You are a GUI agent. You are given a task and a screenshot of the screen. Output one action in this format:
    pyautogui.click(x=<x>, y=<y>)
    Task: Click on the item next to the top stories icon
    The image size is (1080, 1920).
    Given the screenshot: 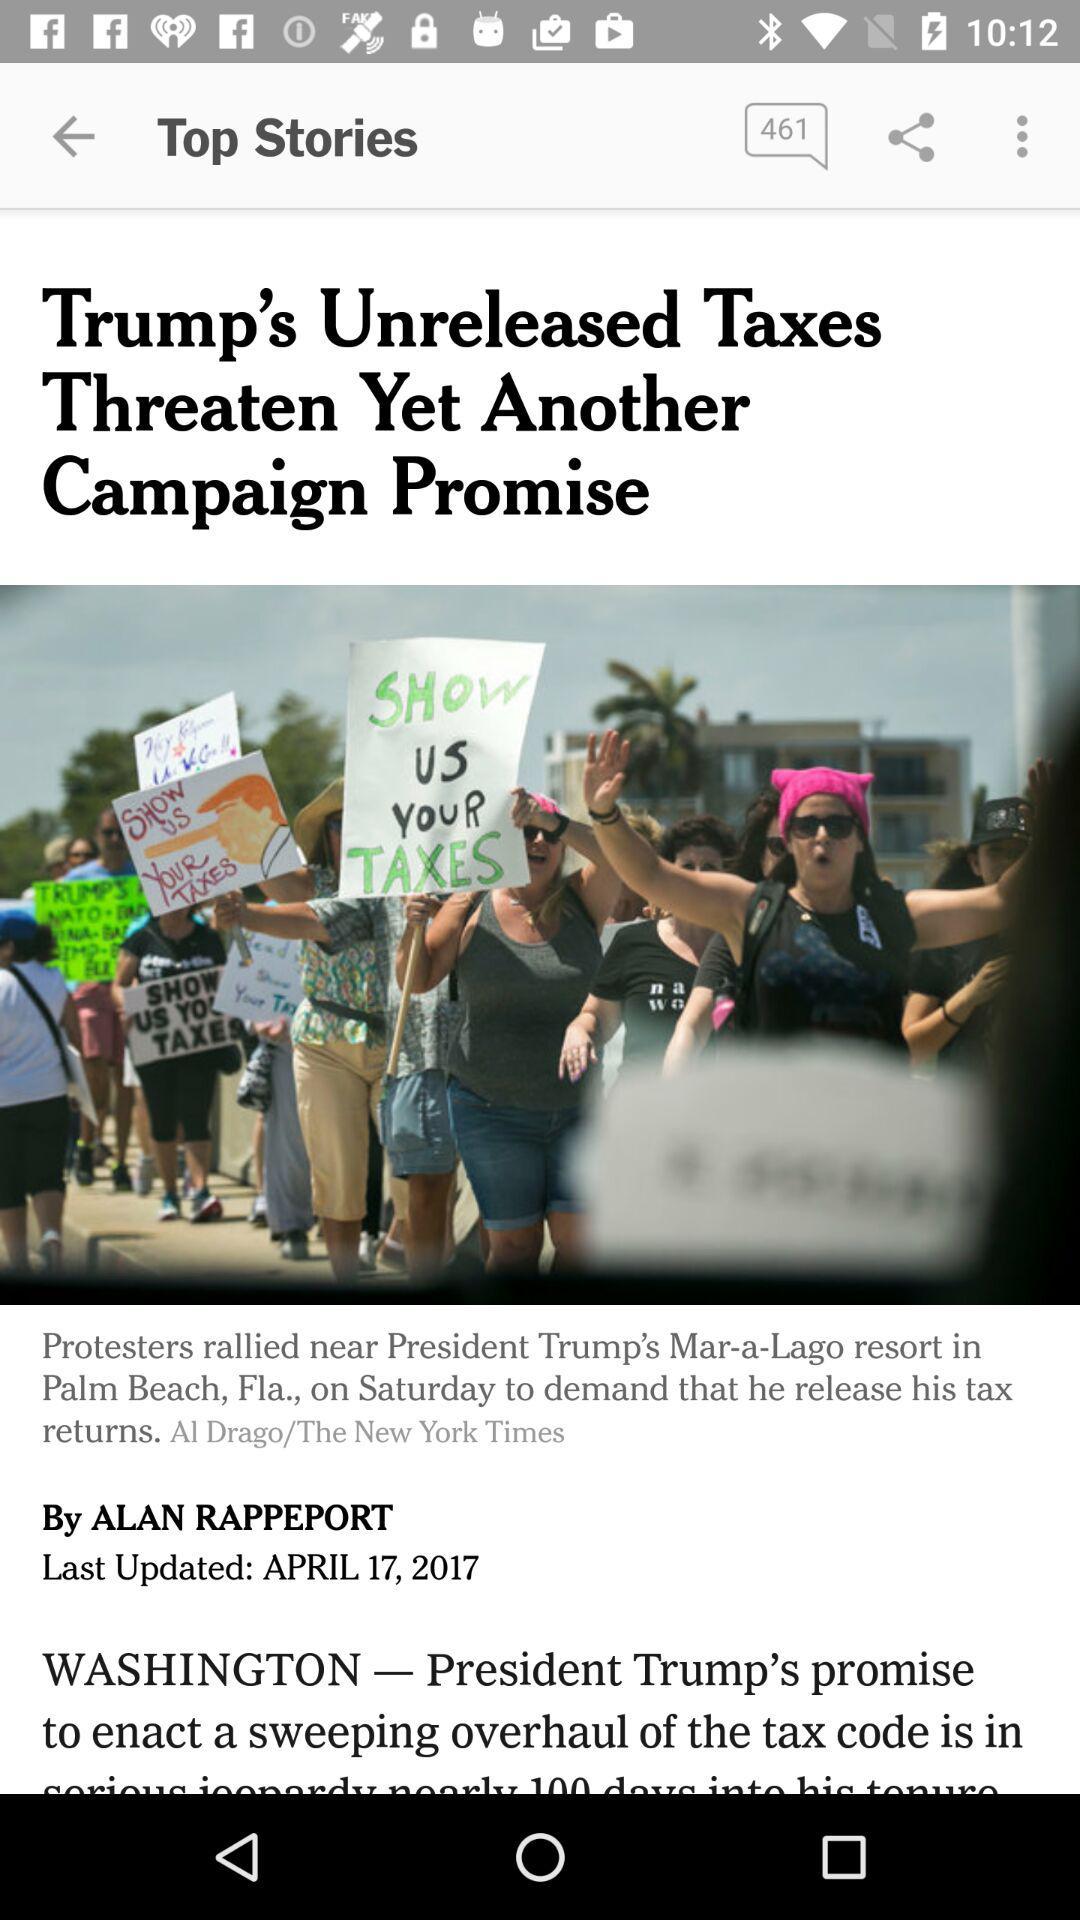 What is the action you would take?
    pyautogui.click(x=72, y=135)
    